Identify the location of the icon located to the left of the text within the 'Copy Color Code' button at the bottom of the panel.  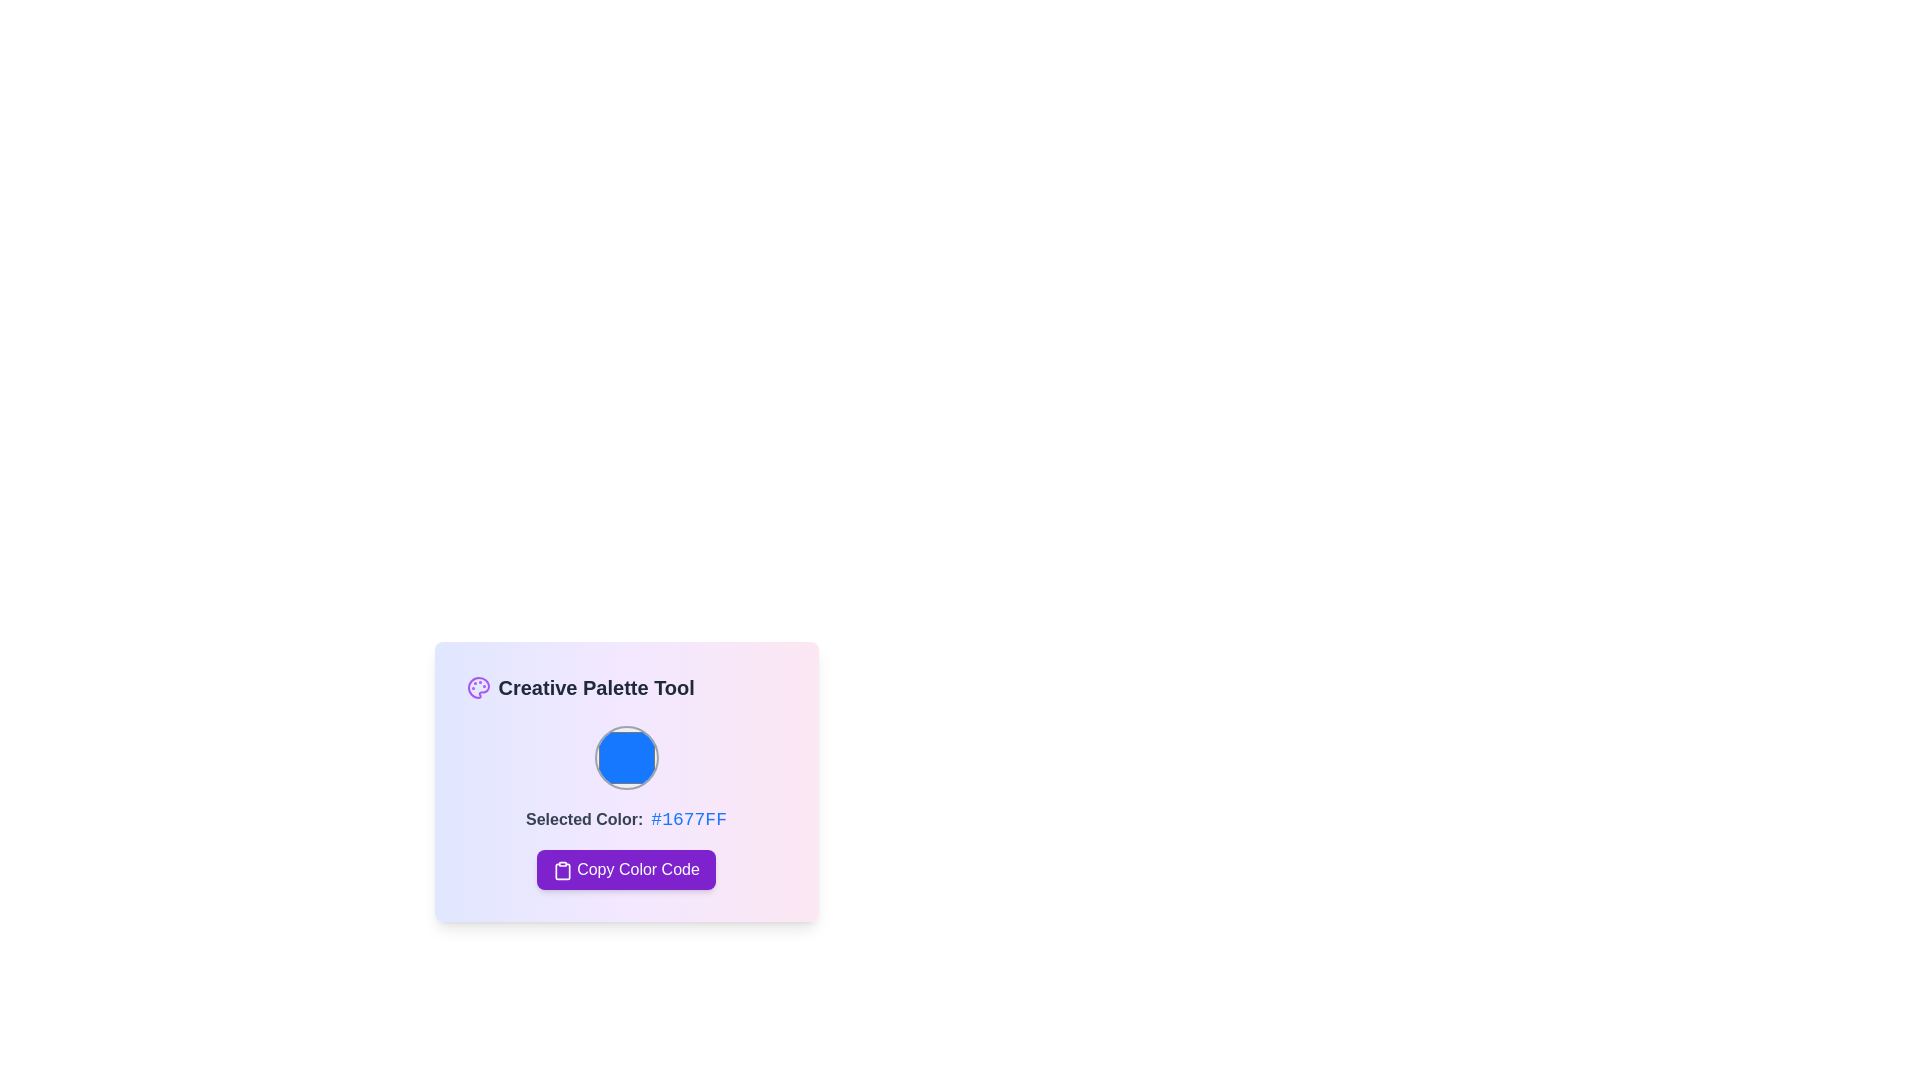
(562, 869).